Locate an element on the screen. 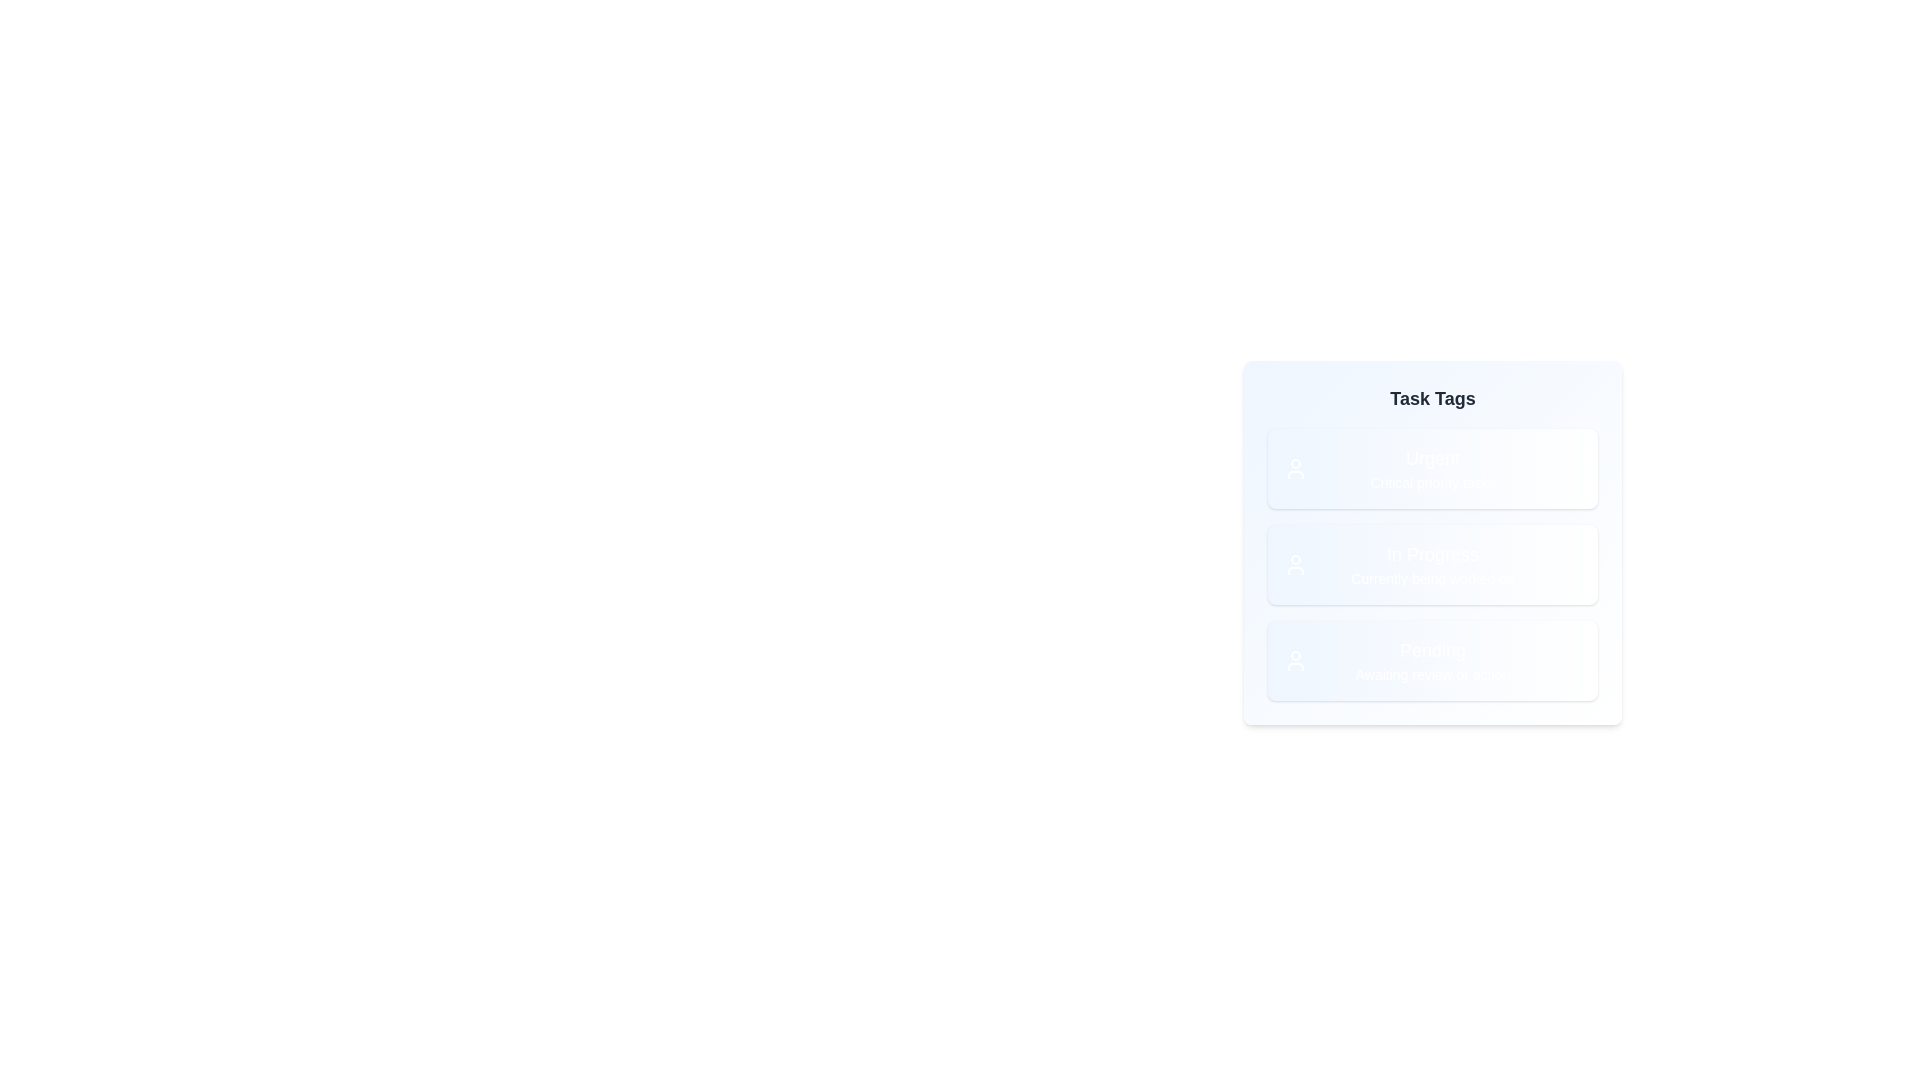 The height and width of the screenshot is (1080, 1920). the tag labeled 'Pending' to observe hover-based interaction is located at coordinates (1432, 660).